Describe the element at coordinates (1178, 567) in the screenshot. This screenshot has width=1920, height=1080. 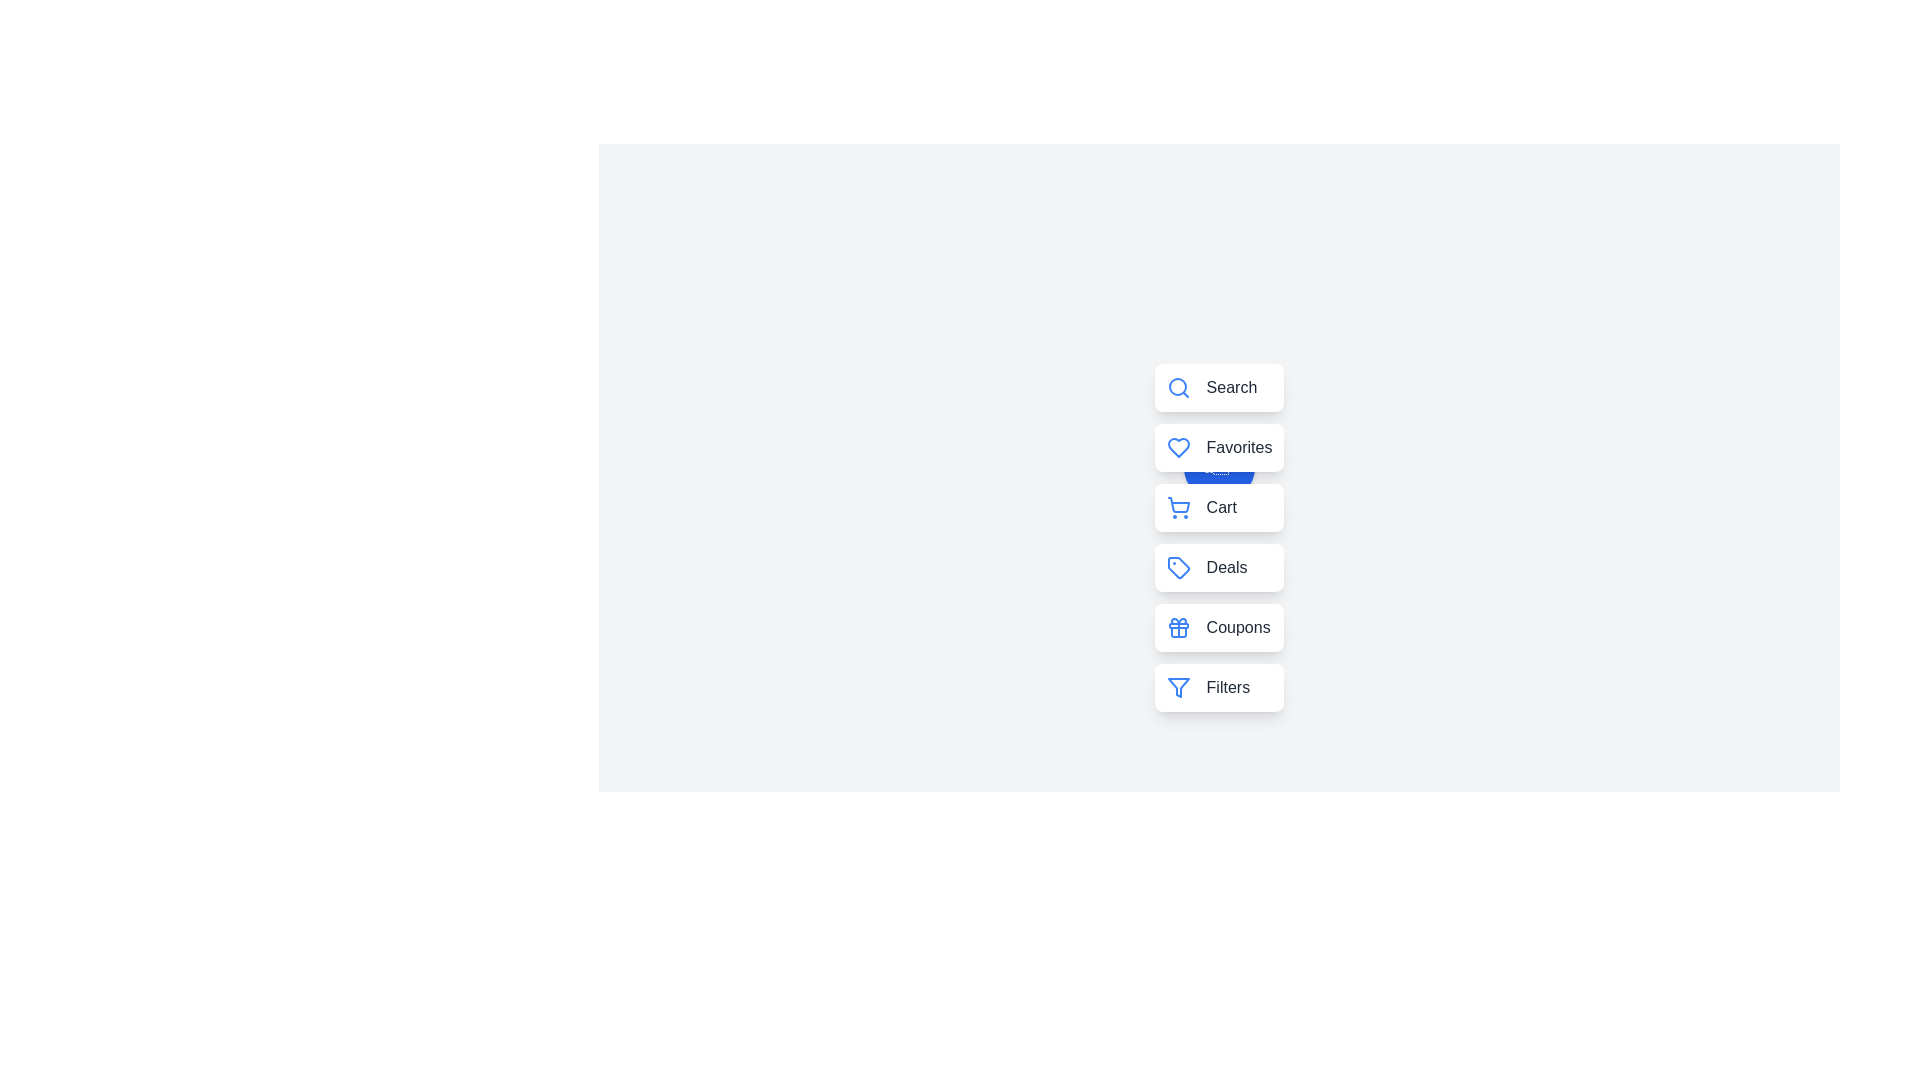
I see `the deals or offers icon positioned as the fourth element in a vertical list, located beneath the cart icon and above the gift icon` at that location.